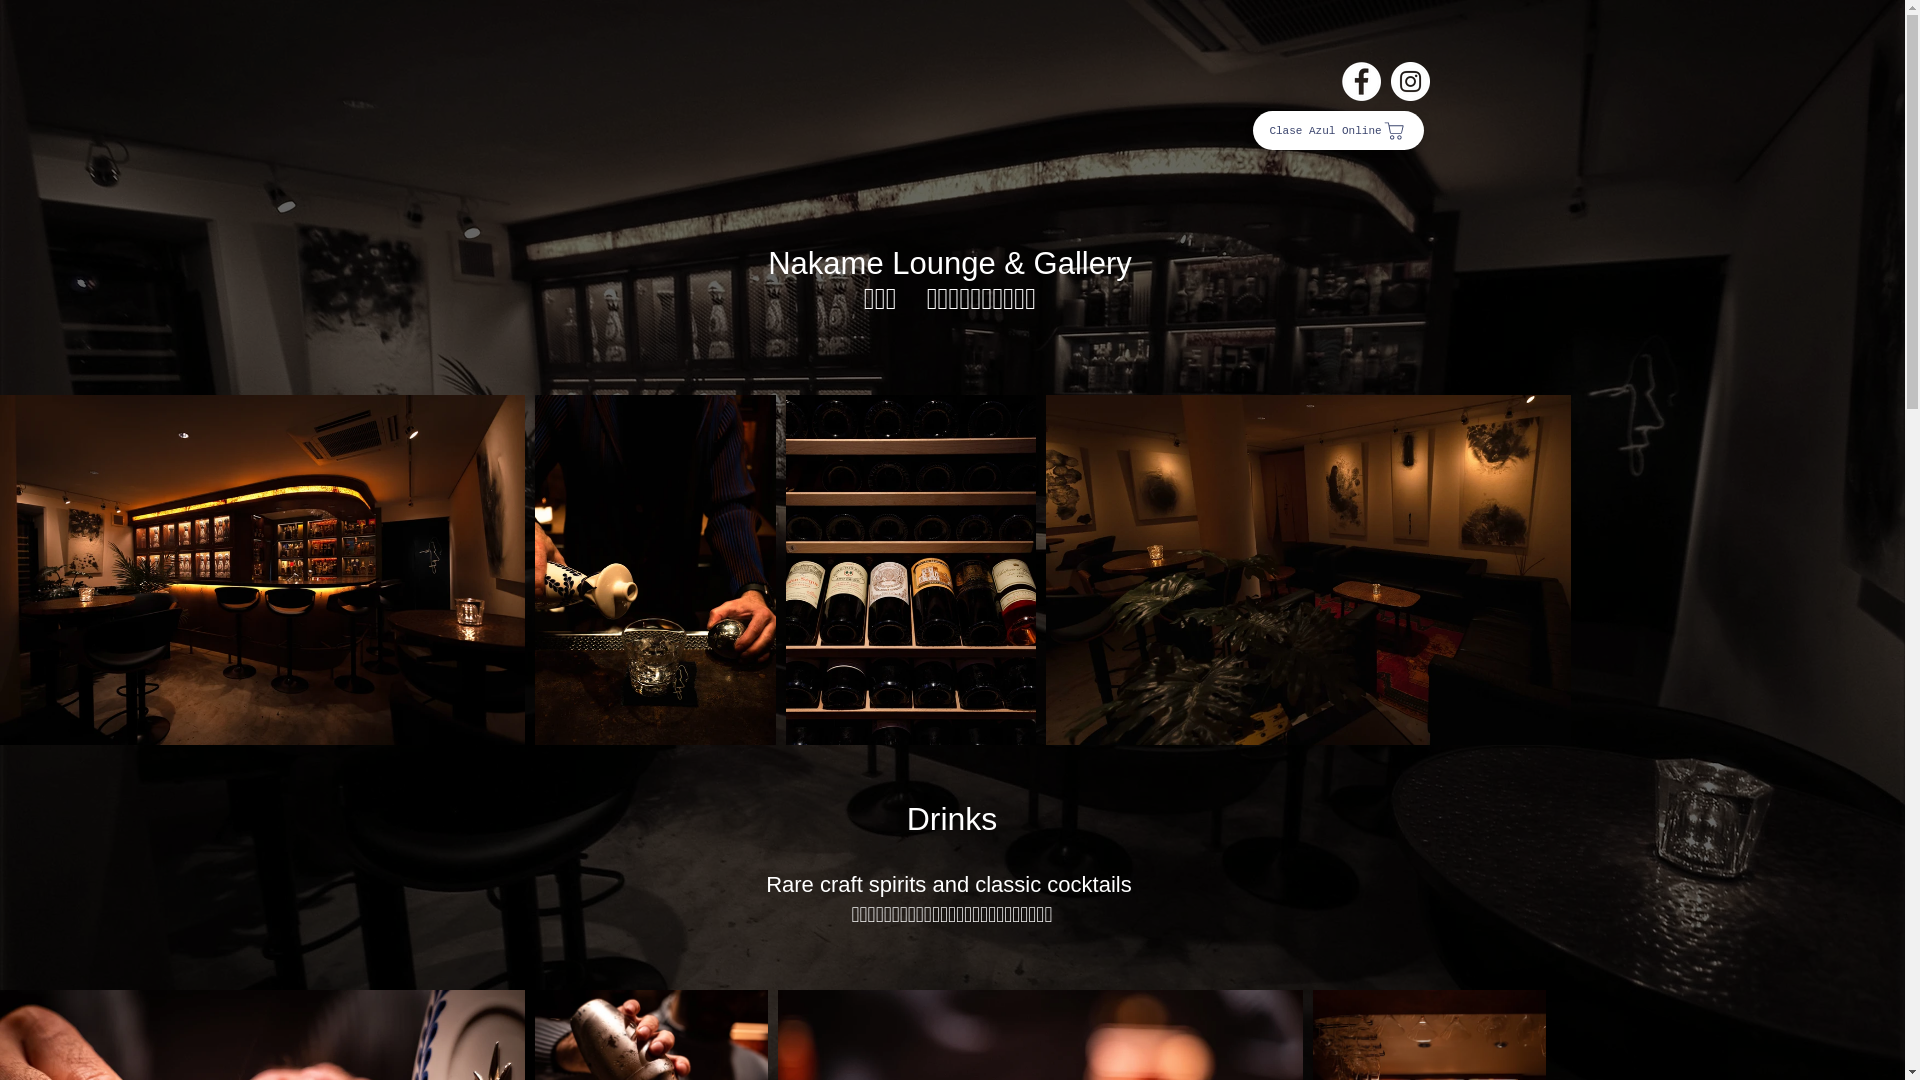 The height and width of the screenshot is (1080, 1920). What do you see at coordinates (1337, 130) in the screenshot?
I see `'Clase Azul Online'` at bounding box center [1337, 130].